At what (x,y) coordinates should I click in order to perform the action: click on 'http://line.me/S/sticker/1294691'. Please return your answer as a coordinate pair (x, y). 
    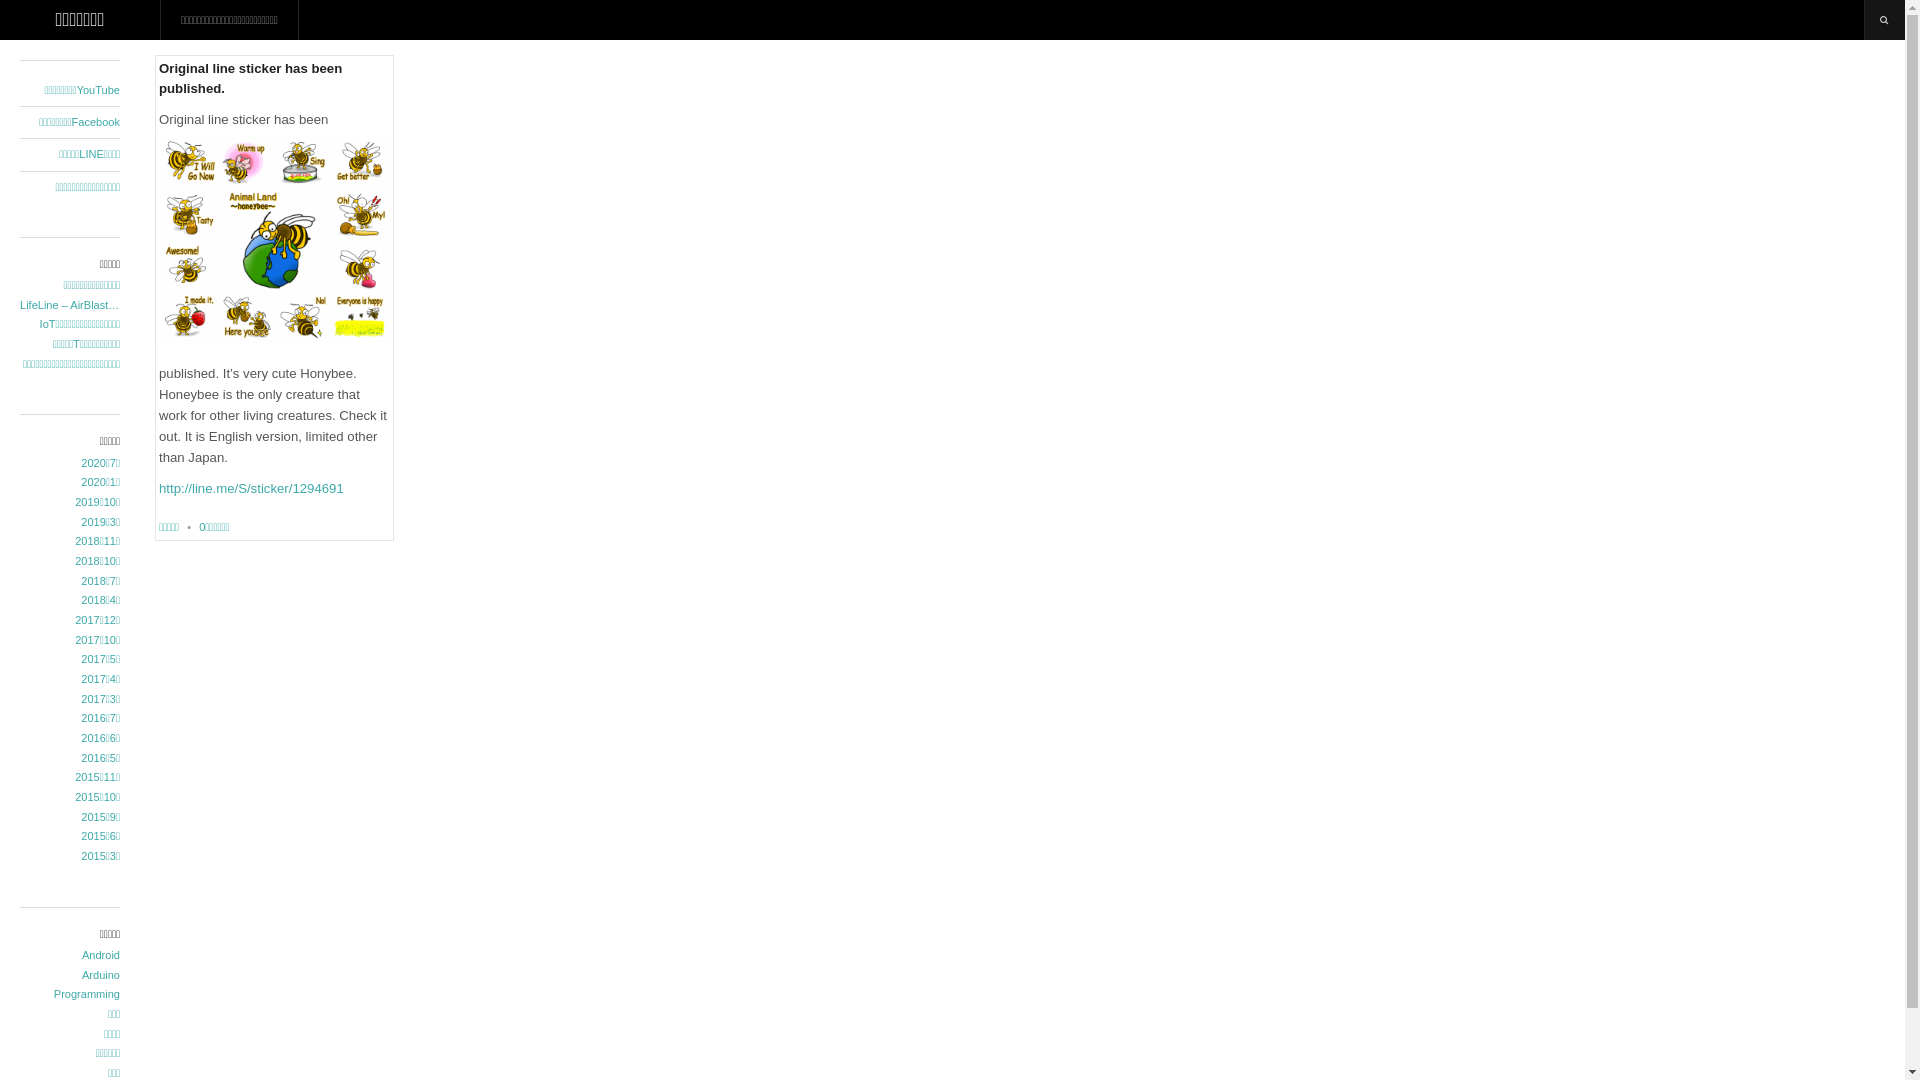
    Looking at the image, I should click on (250, 488).